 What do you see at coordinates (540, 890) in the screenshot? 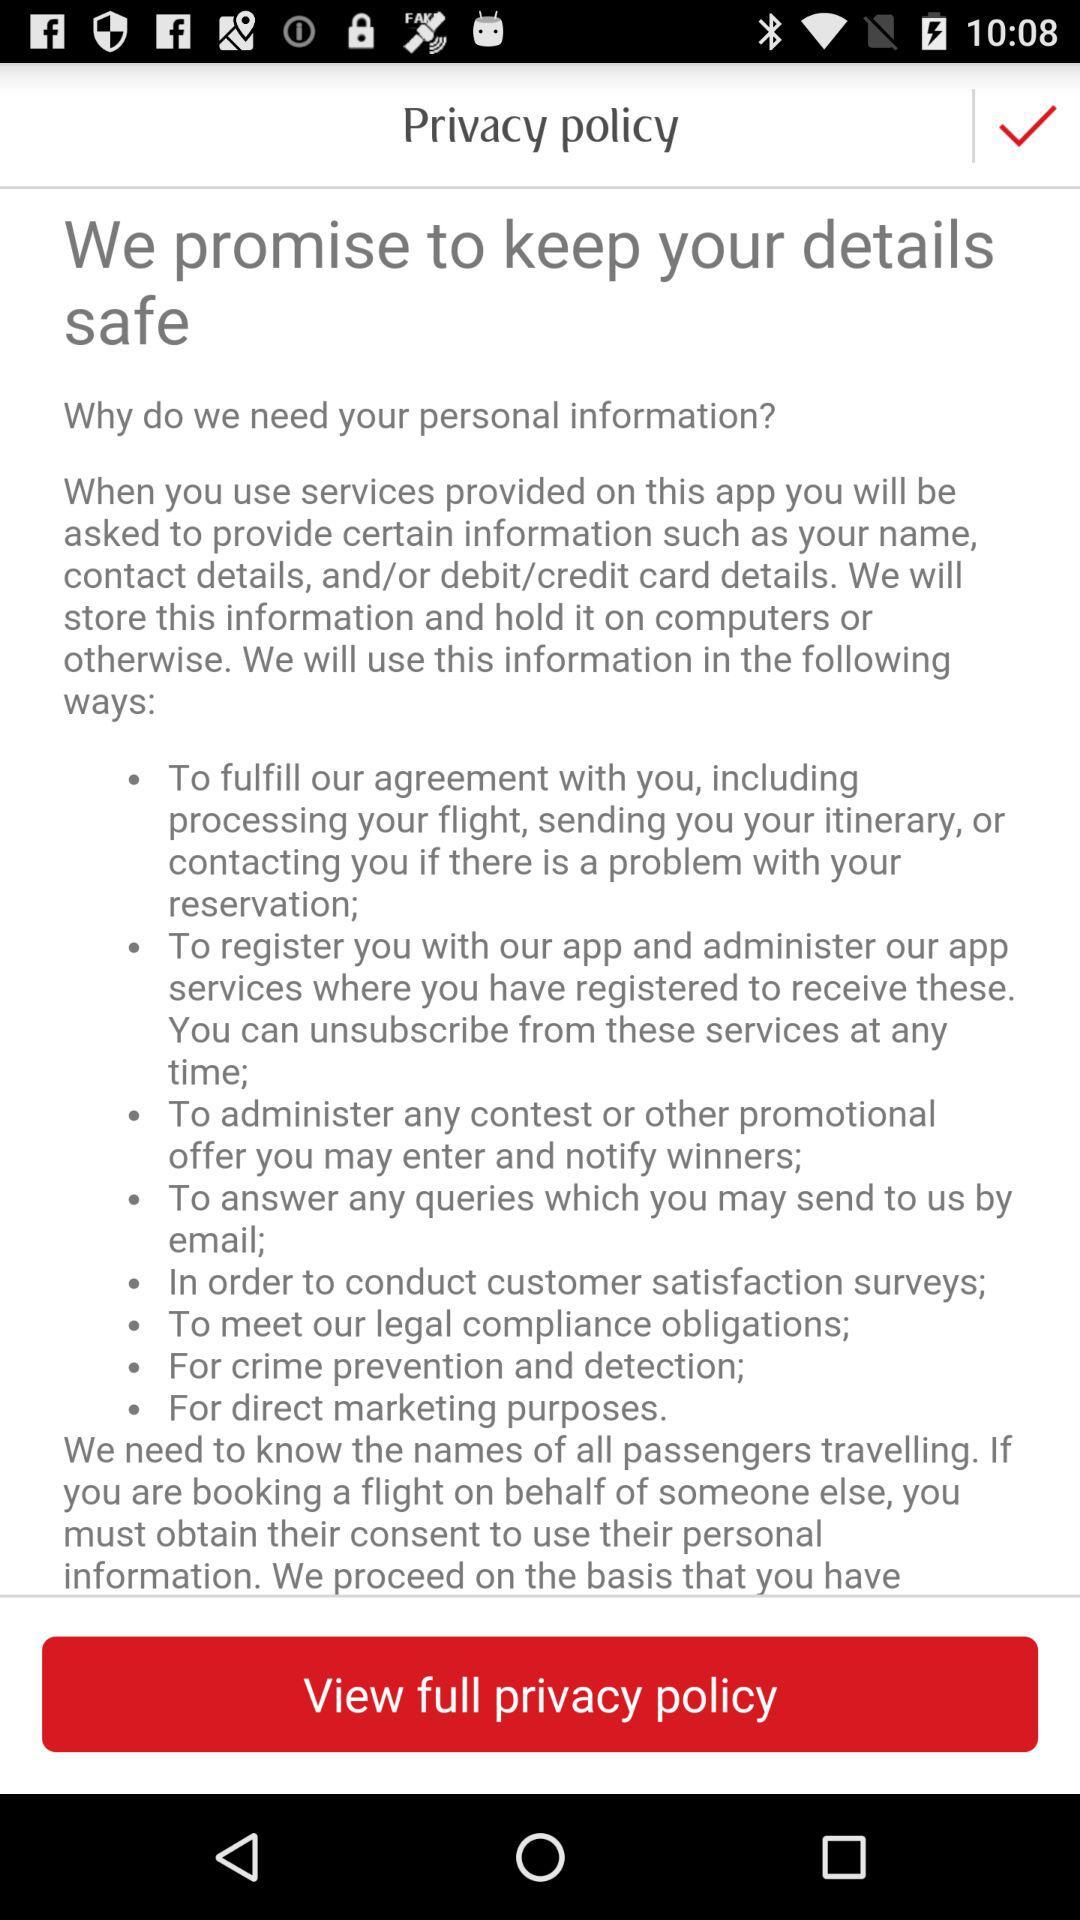
I see `privacy policy page` at bounding box center [540, 890].